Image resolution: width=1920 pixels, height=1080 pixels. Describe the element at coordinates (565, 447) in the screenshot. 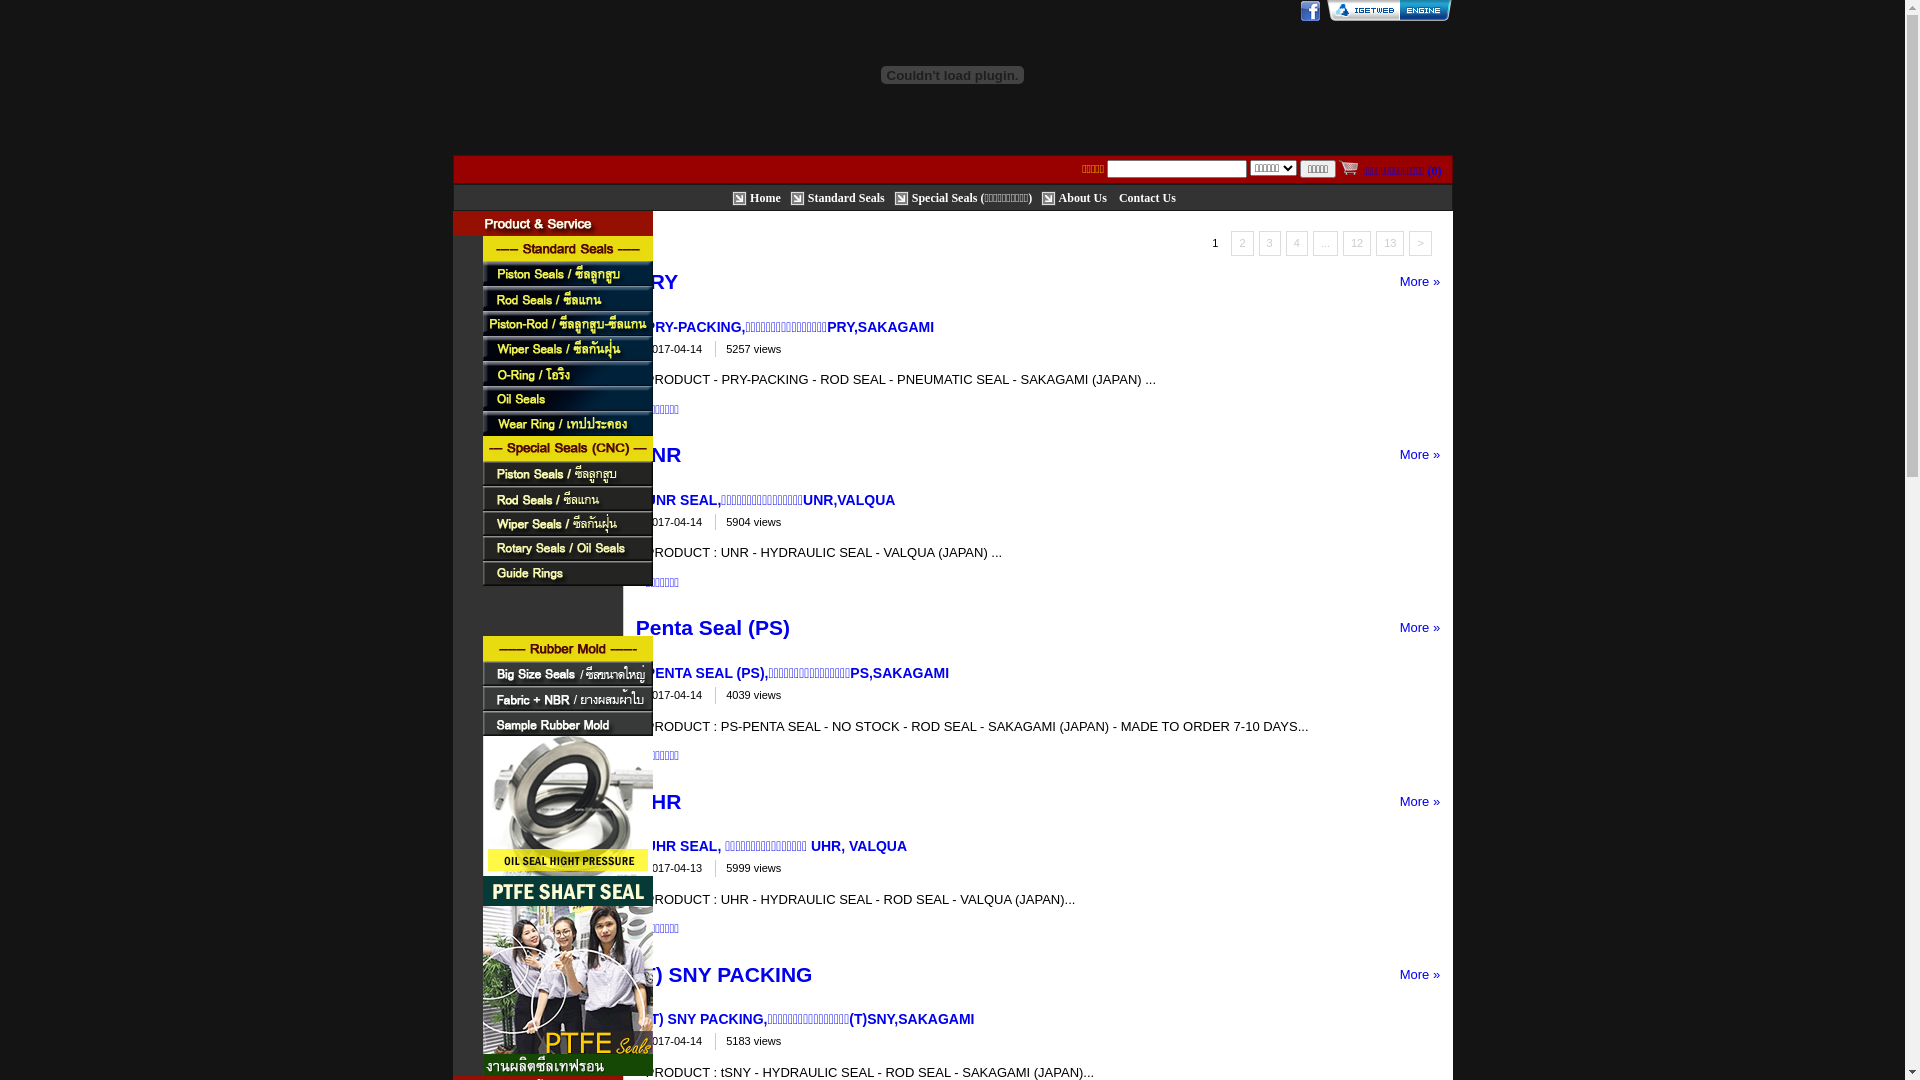

I see `'Special Seals (CNC)'` at that location.